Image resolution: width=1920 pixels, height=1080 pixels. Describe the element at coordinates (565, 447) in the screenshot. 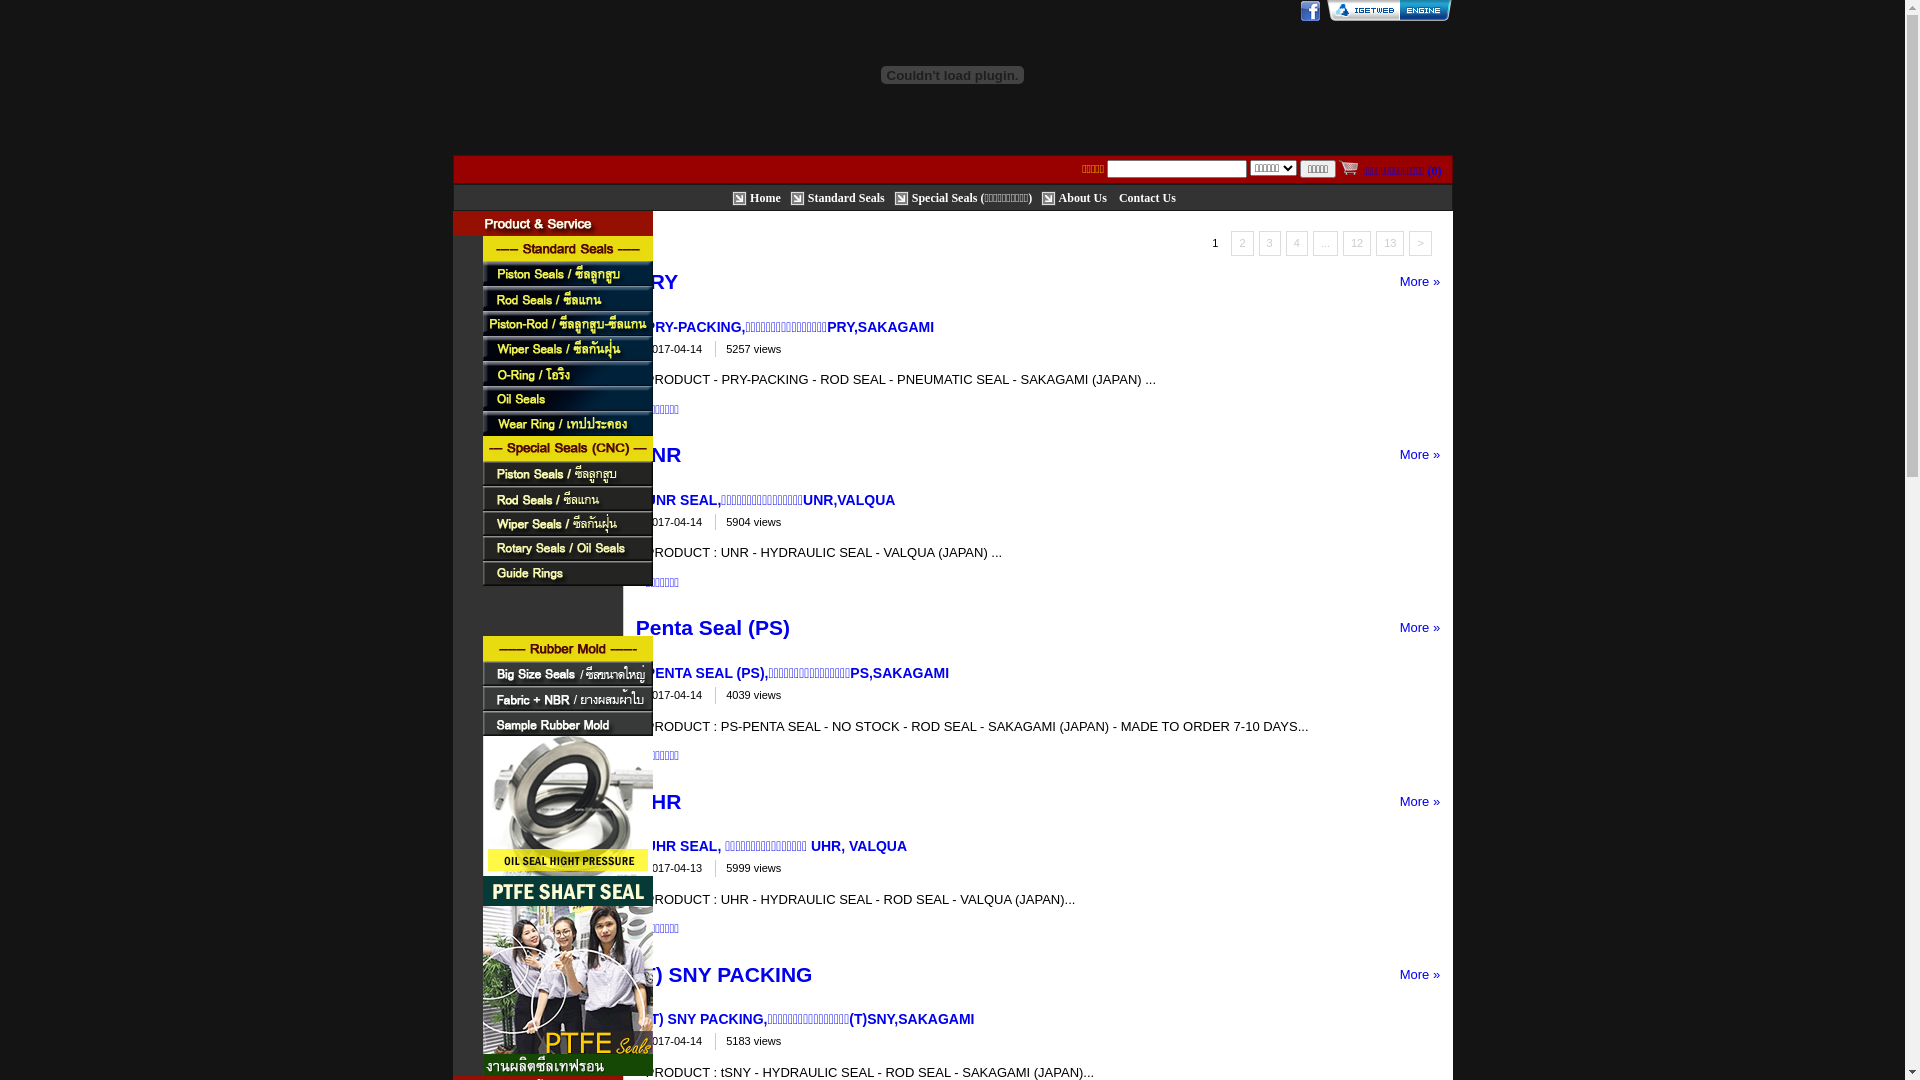

I see `'Special Seals (CNC)'` at that location.